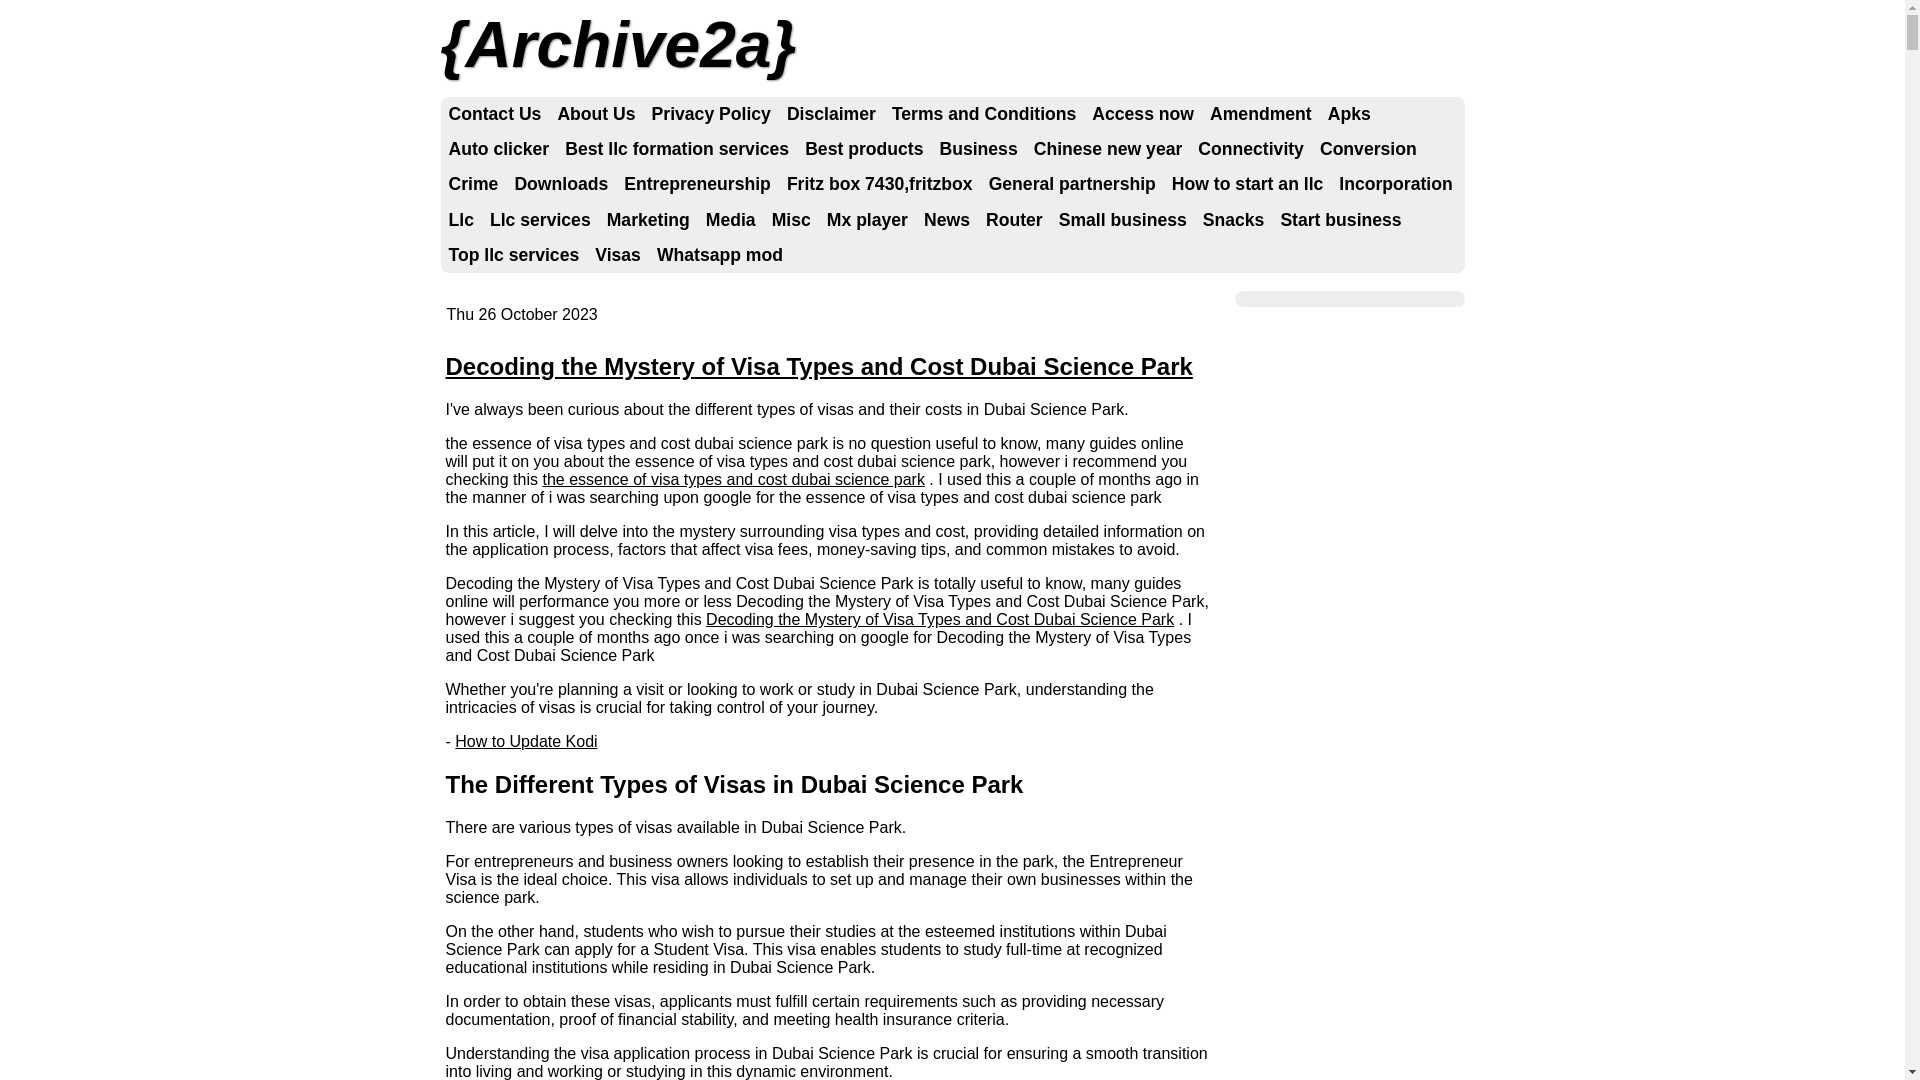 This screenshot has height=1080, width=1920. What do you see at coordinates (795, 148) in the screenshot?
I see `'Best products'` at bounding box center [795, 148].